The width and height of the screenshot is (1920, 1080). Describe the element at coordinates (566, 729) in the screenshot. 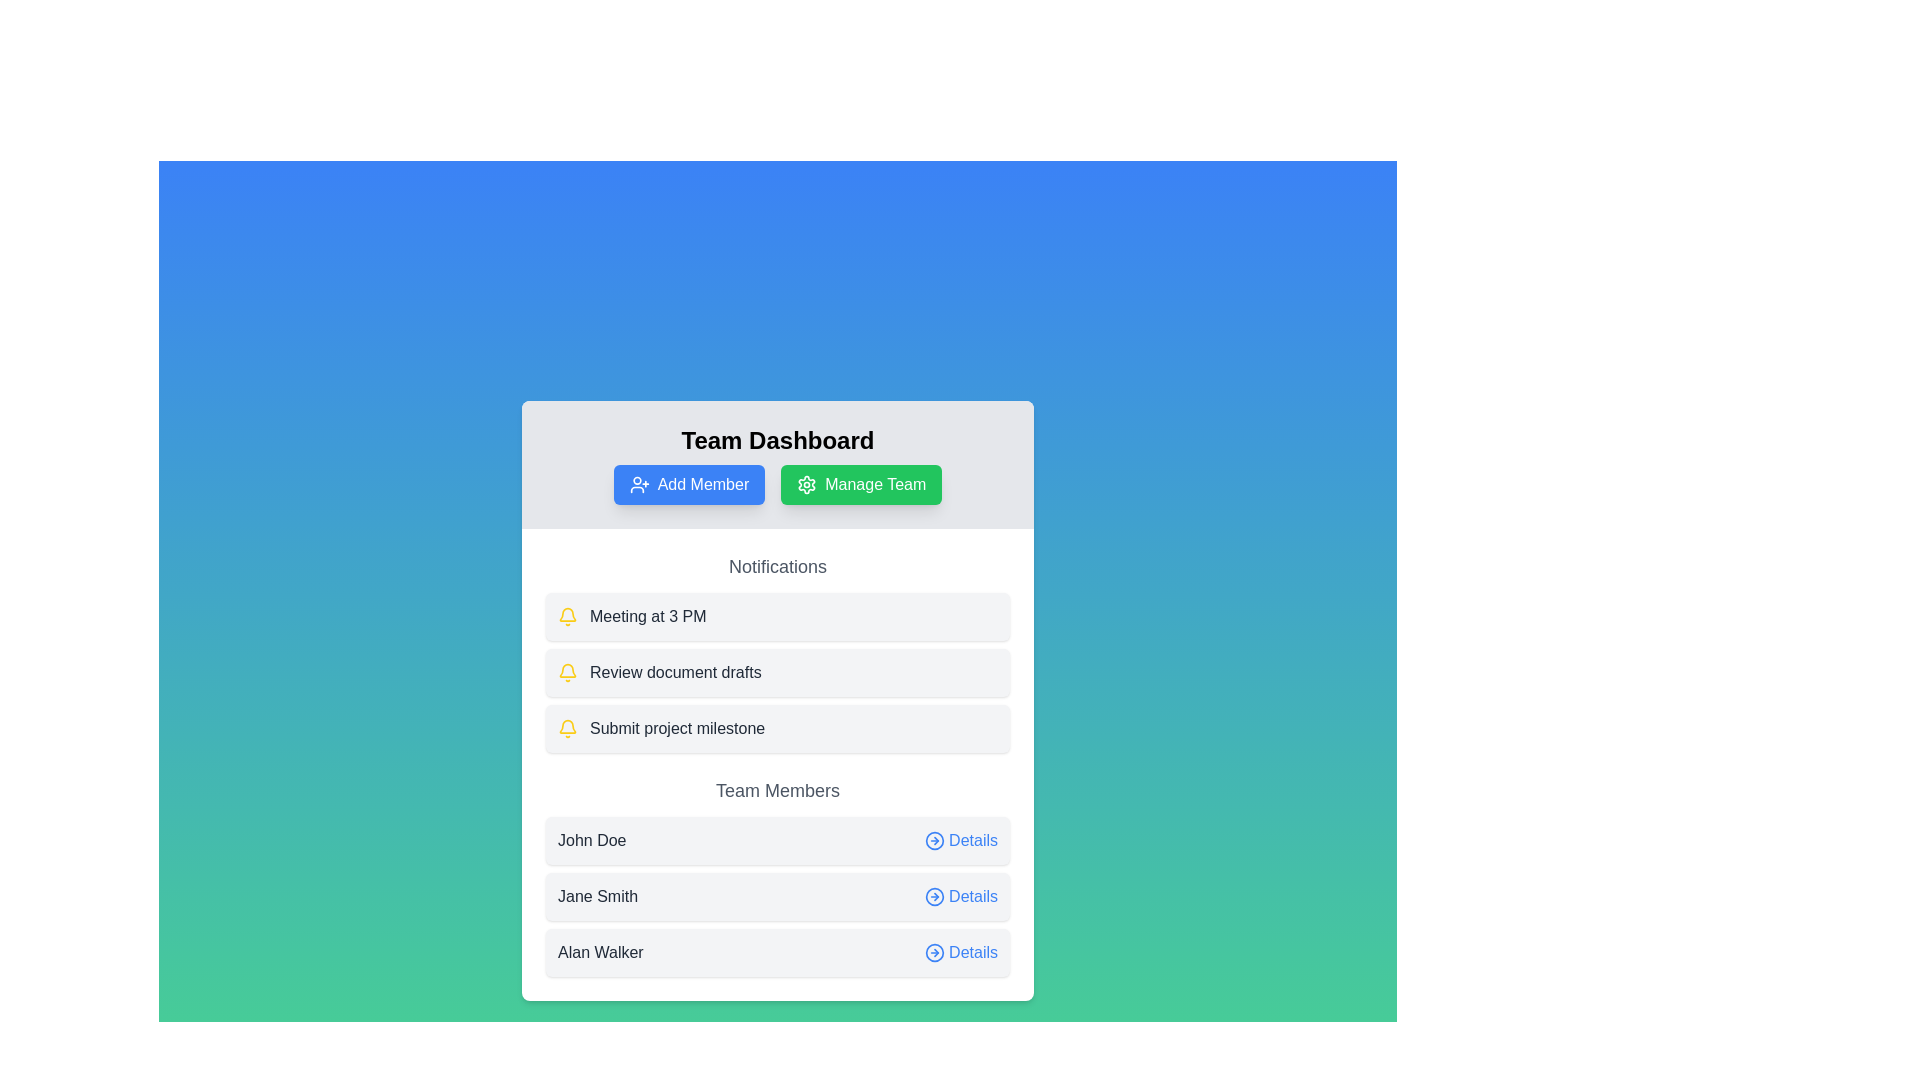

I see `the notification icon located to the left of the text in the 'Submit project milestone' notification row within the 'Notifications' section` at that location.